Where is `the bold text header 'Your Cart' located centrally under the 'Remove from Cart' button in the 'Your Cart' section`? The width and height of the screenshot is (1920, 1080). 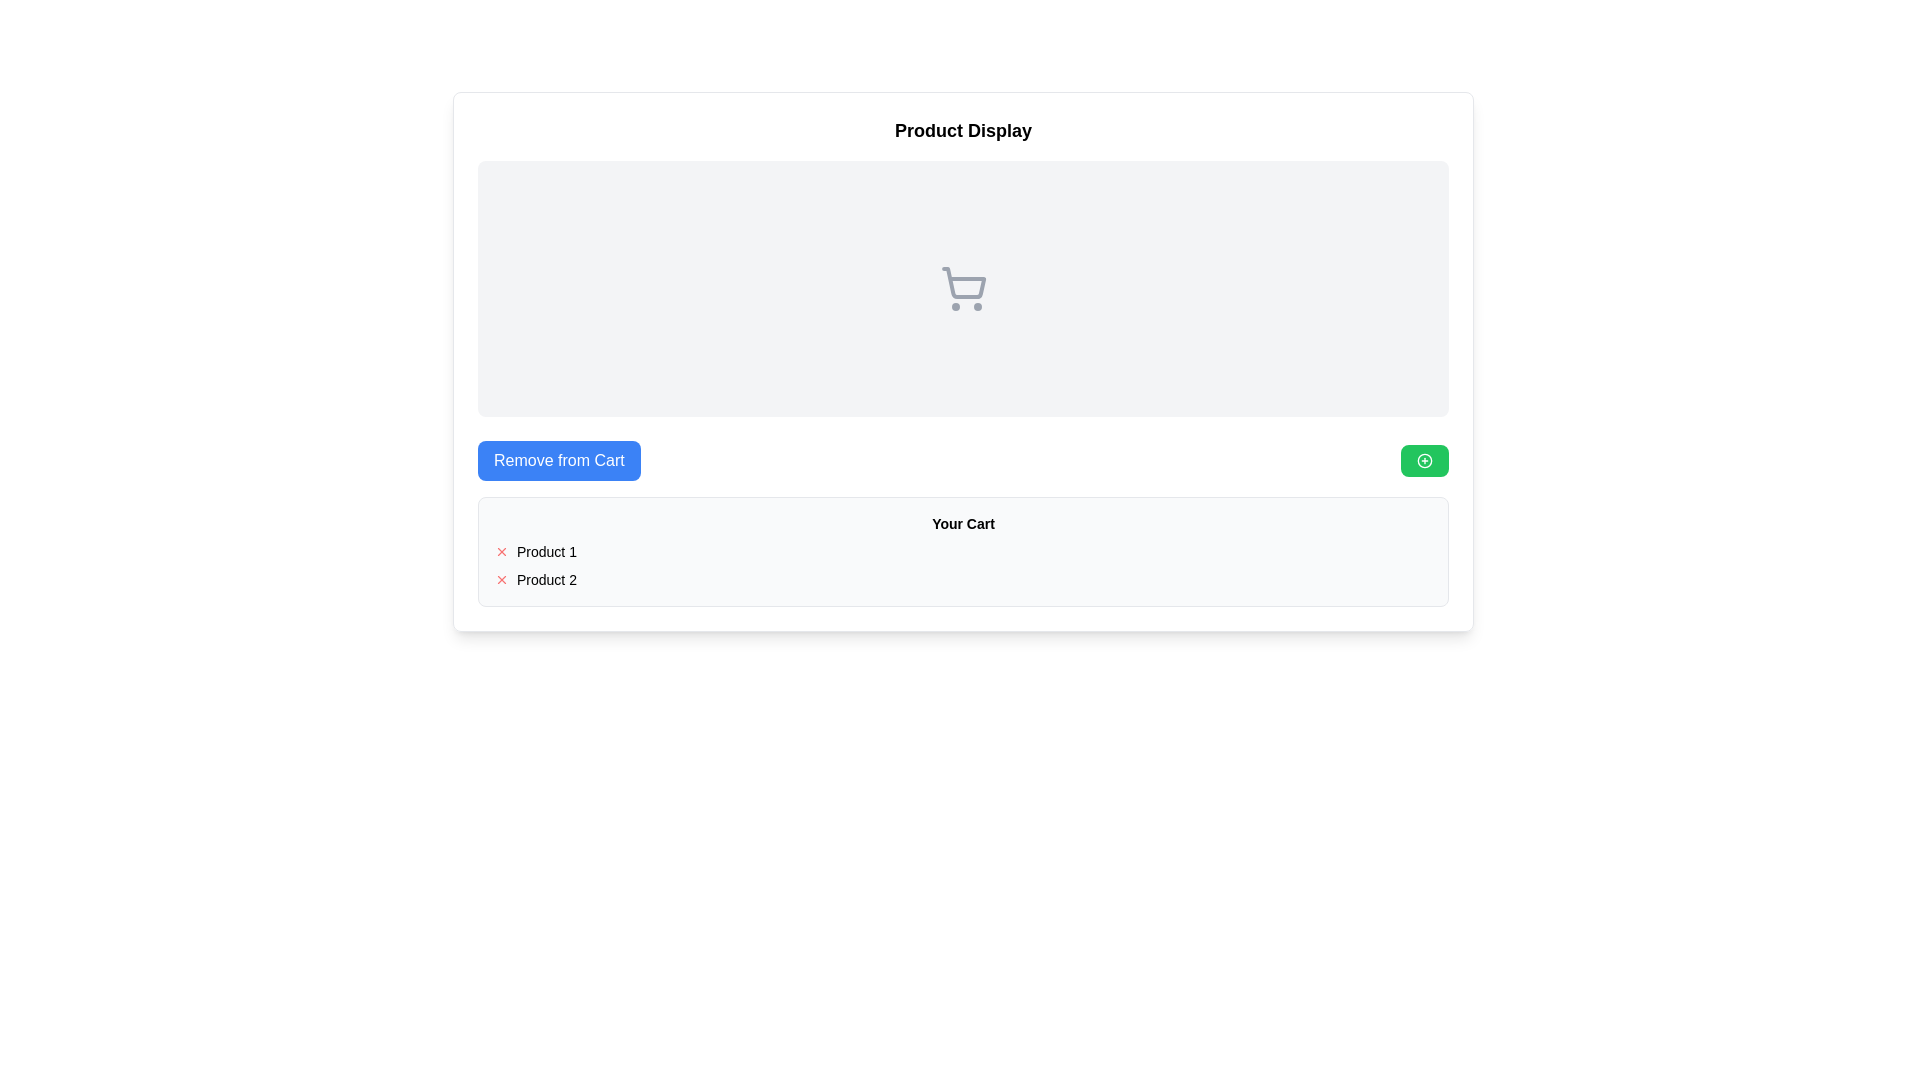
the bold text header 'Your Cart' located centrally under the 'Remove from Cart' button in the 'Your Cart' section is located at coordinates (963, 523).